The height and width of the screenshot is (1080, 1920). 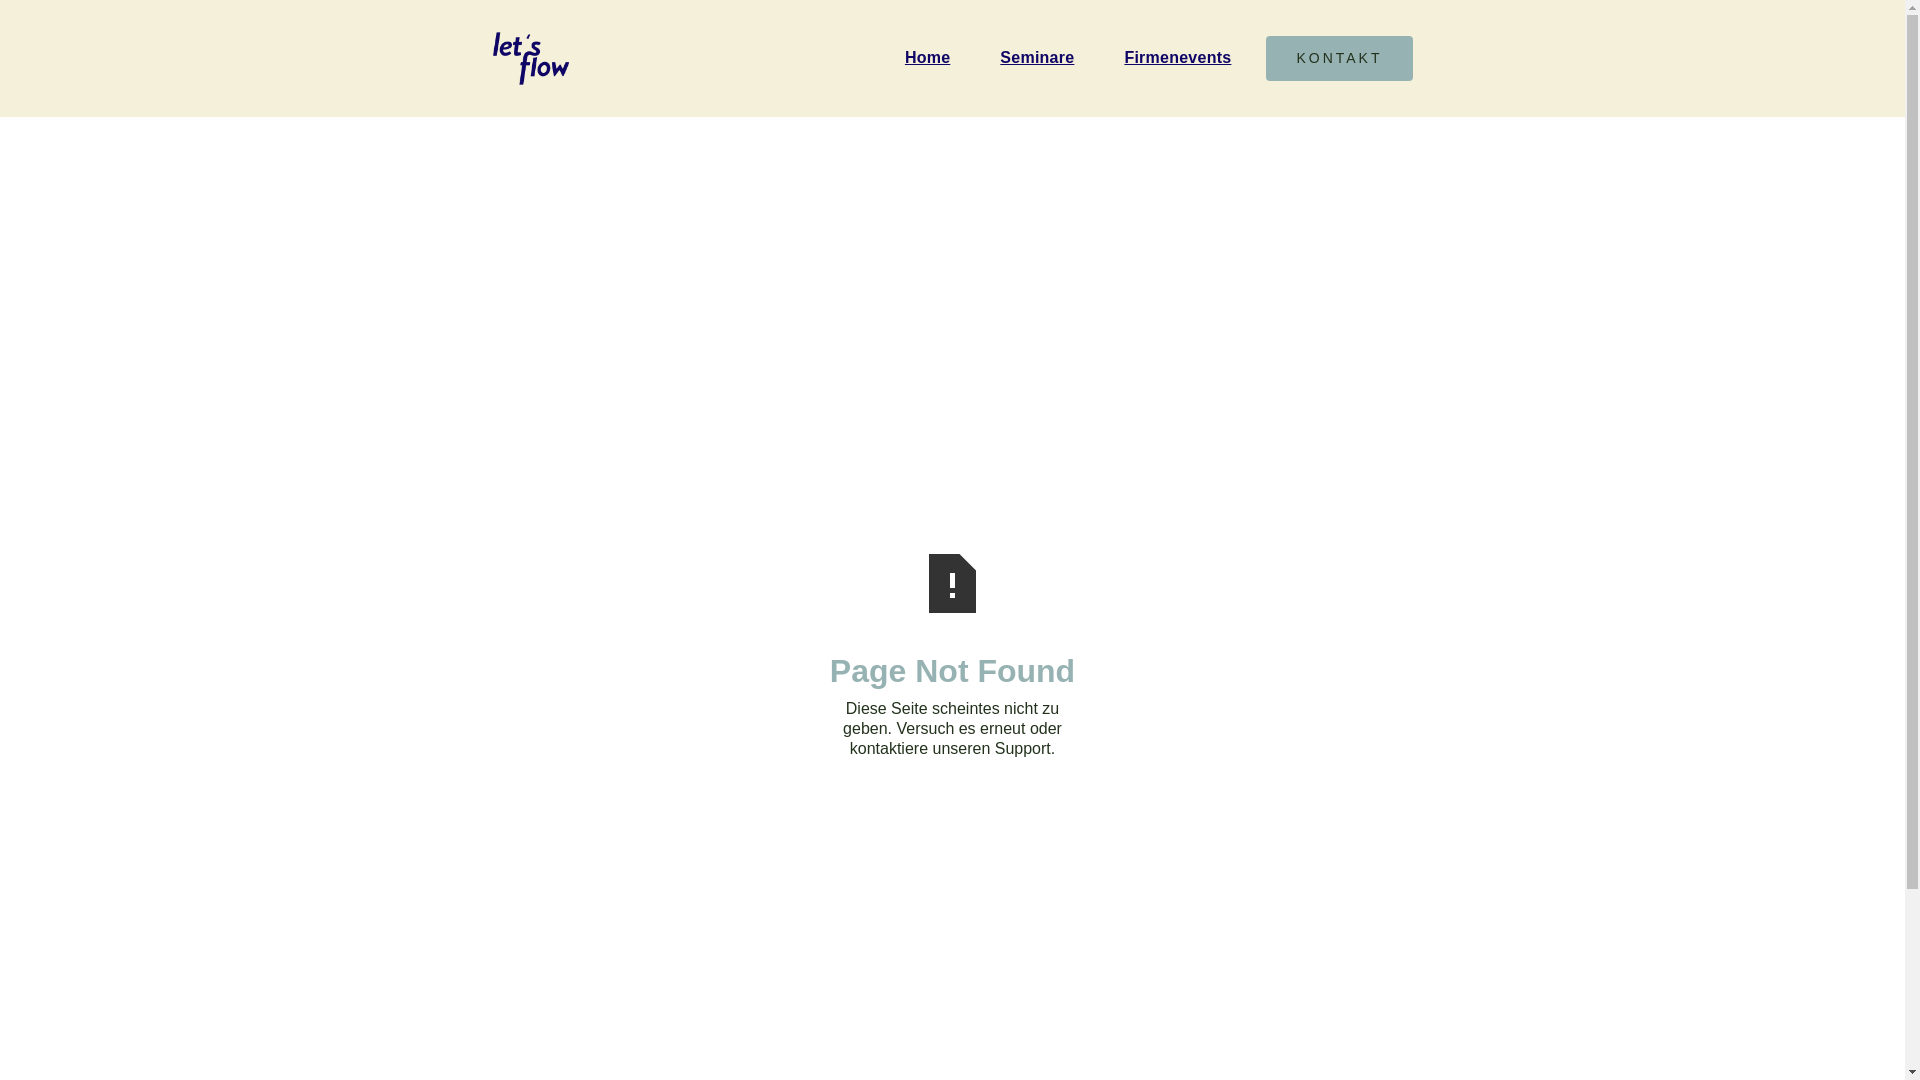 I want to click on 'Seminare', so click(x=1045, y=56).